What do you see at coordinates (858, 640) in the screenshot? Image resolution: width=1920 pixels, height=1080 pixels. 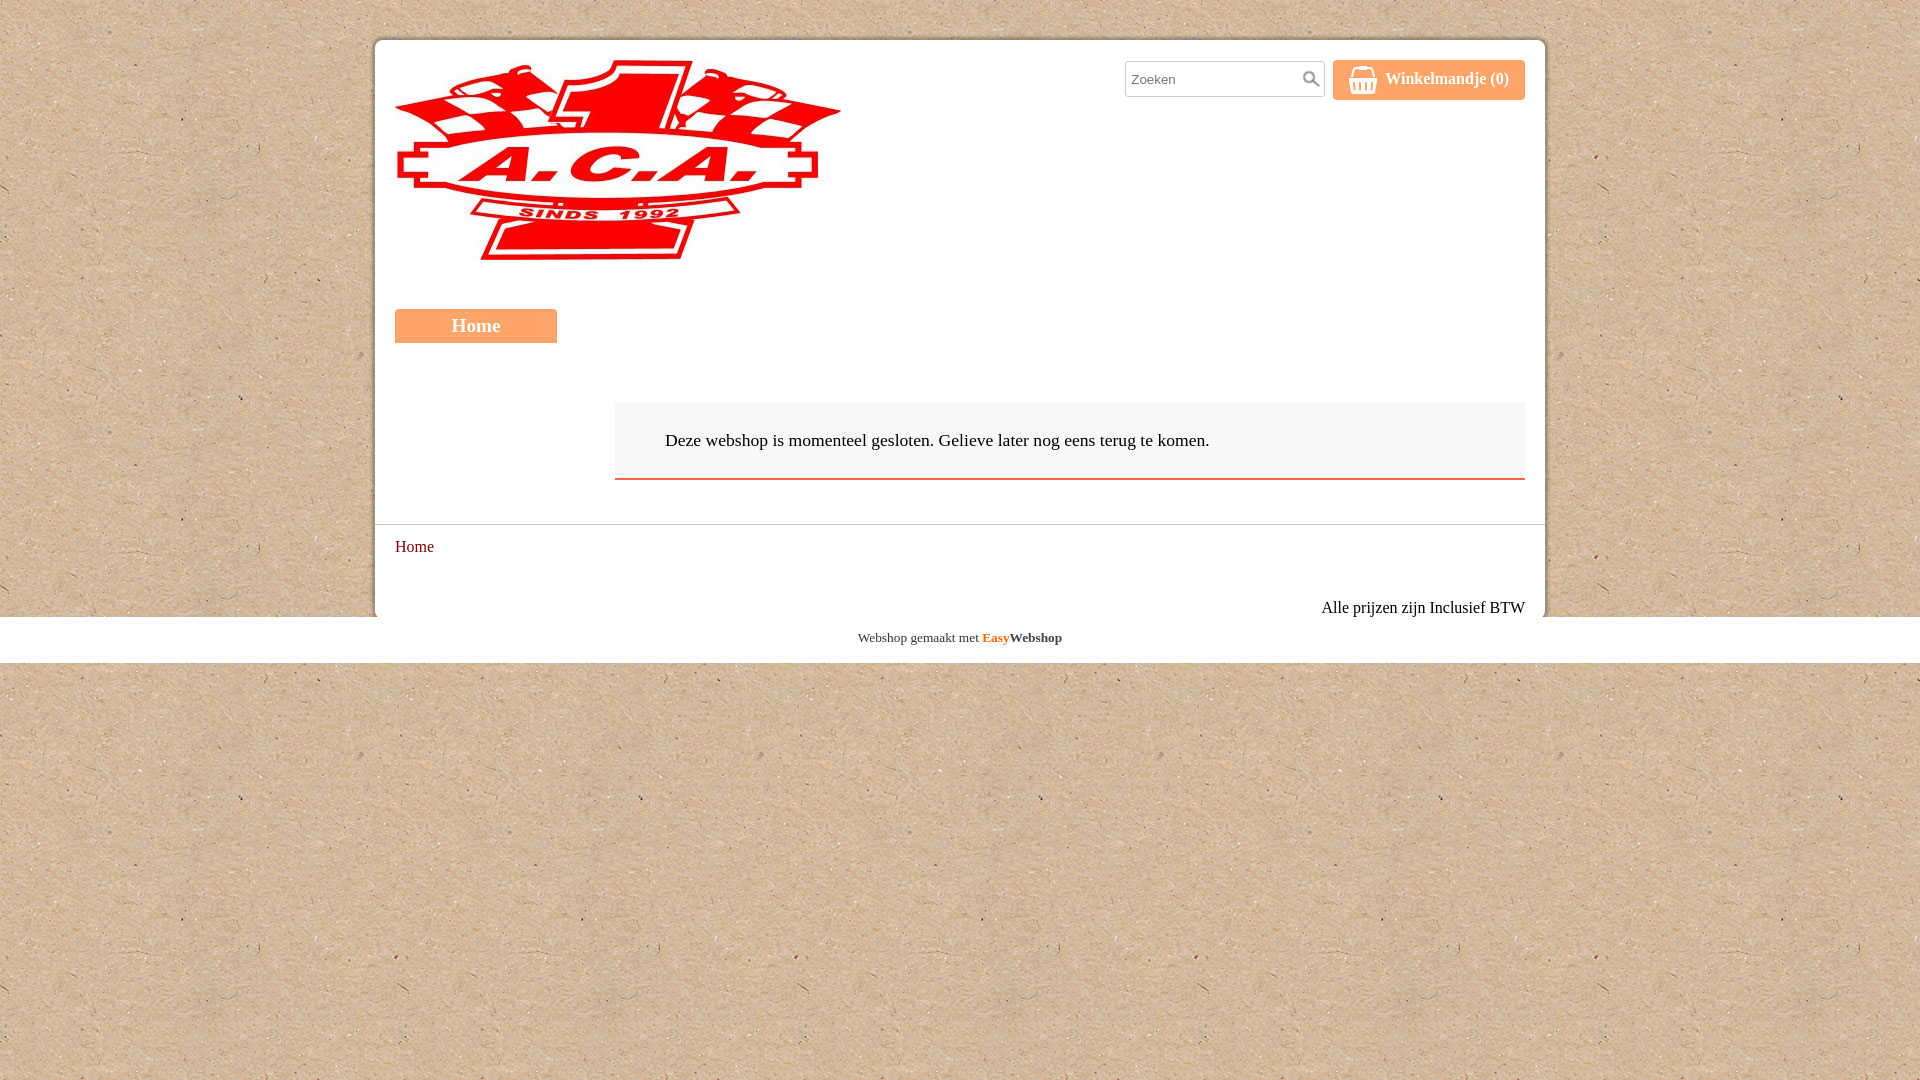 I see `'Webshop gemaakt met EasyWebshop'` at bounding box center [858, 640].